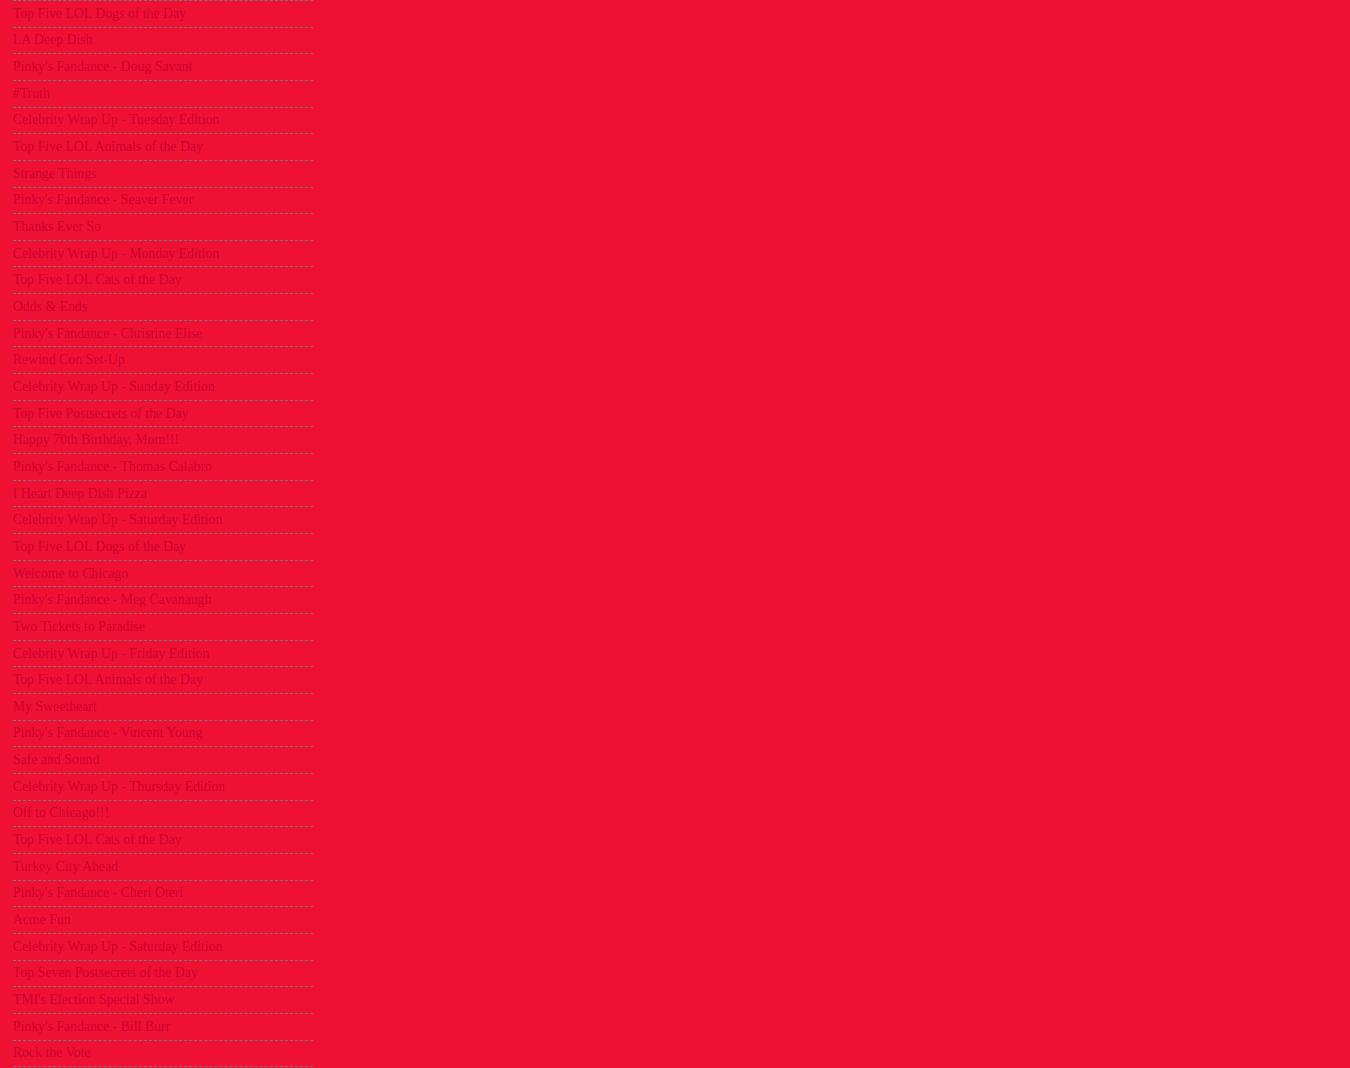 Image resolution: width=1350 pixels, height=1068 pixels. I want to click on 'My Sweetheart', so click(11, 705).